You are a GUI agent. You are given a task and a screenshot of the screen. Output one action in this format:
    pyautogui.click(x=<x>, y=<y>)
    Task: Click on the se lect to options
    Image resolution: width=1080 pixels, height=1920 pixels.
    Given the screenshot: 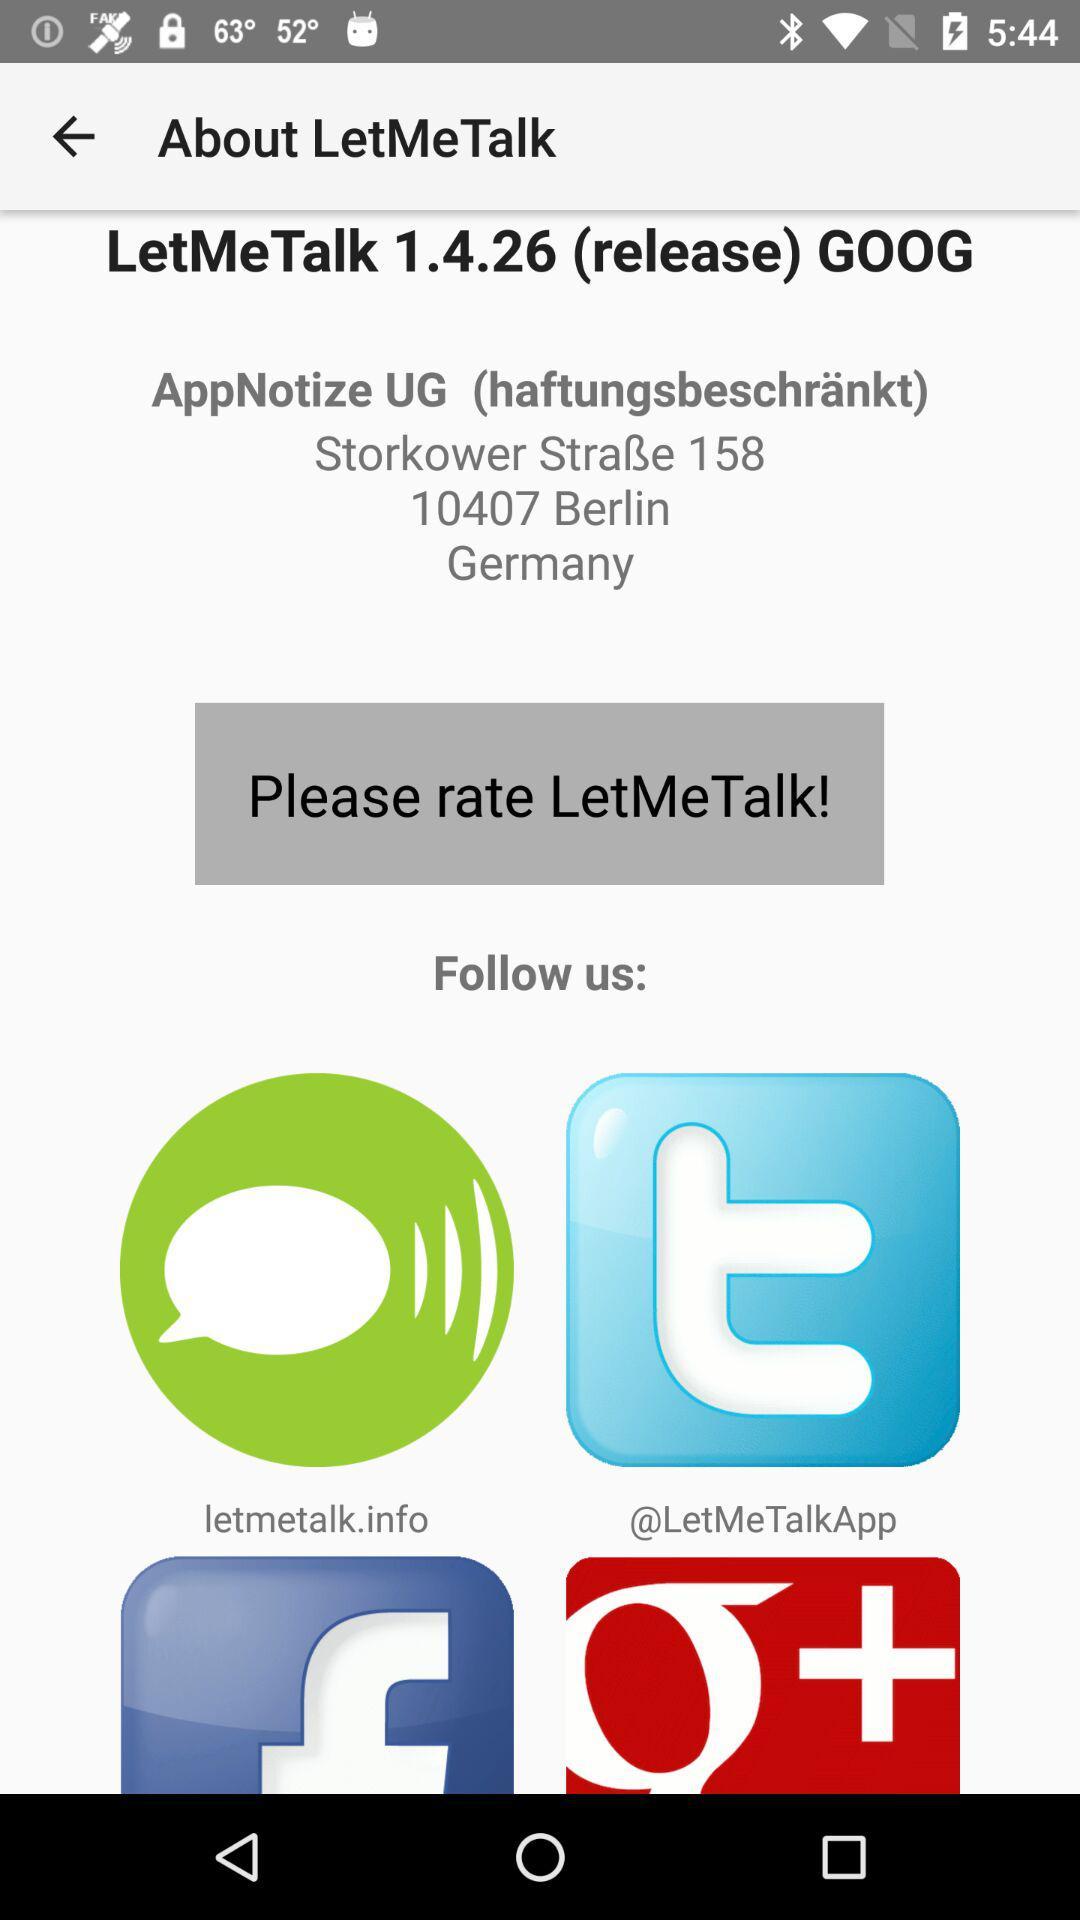 What is the action you would take?
    pyautogui.click(x=763, y=1674)
    